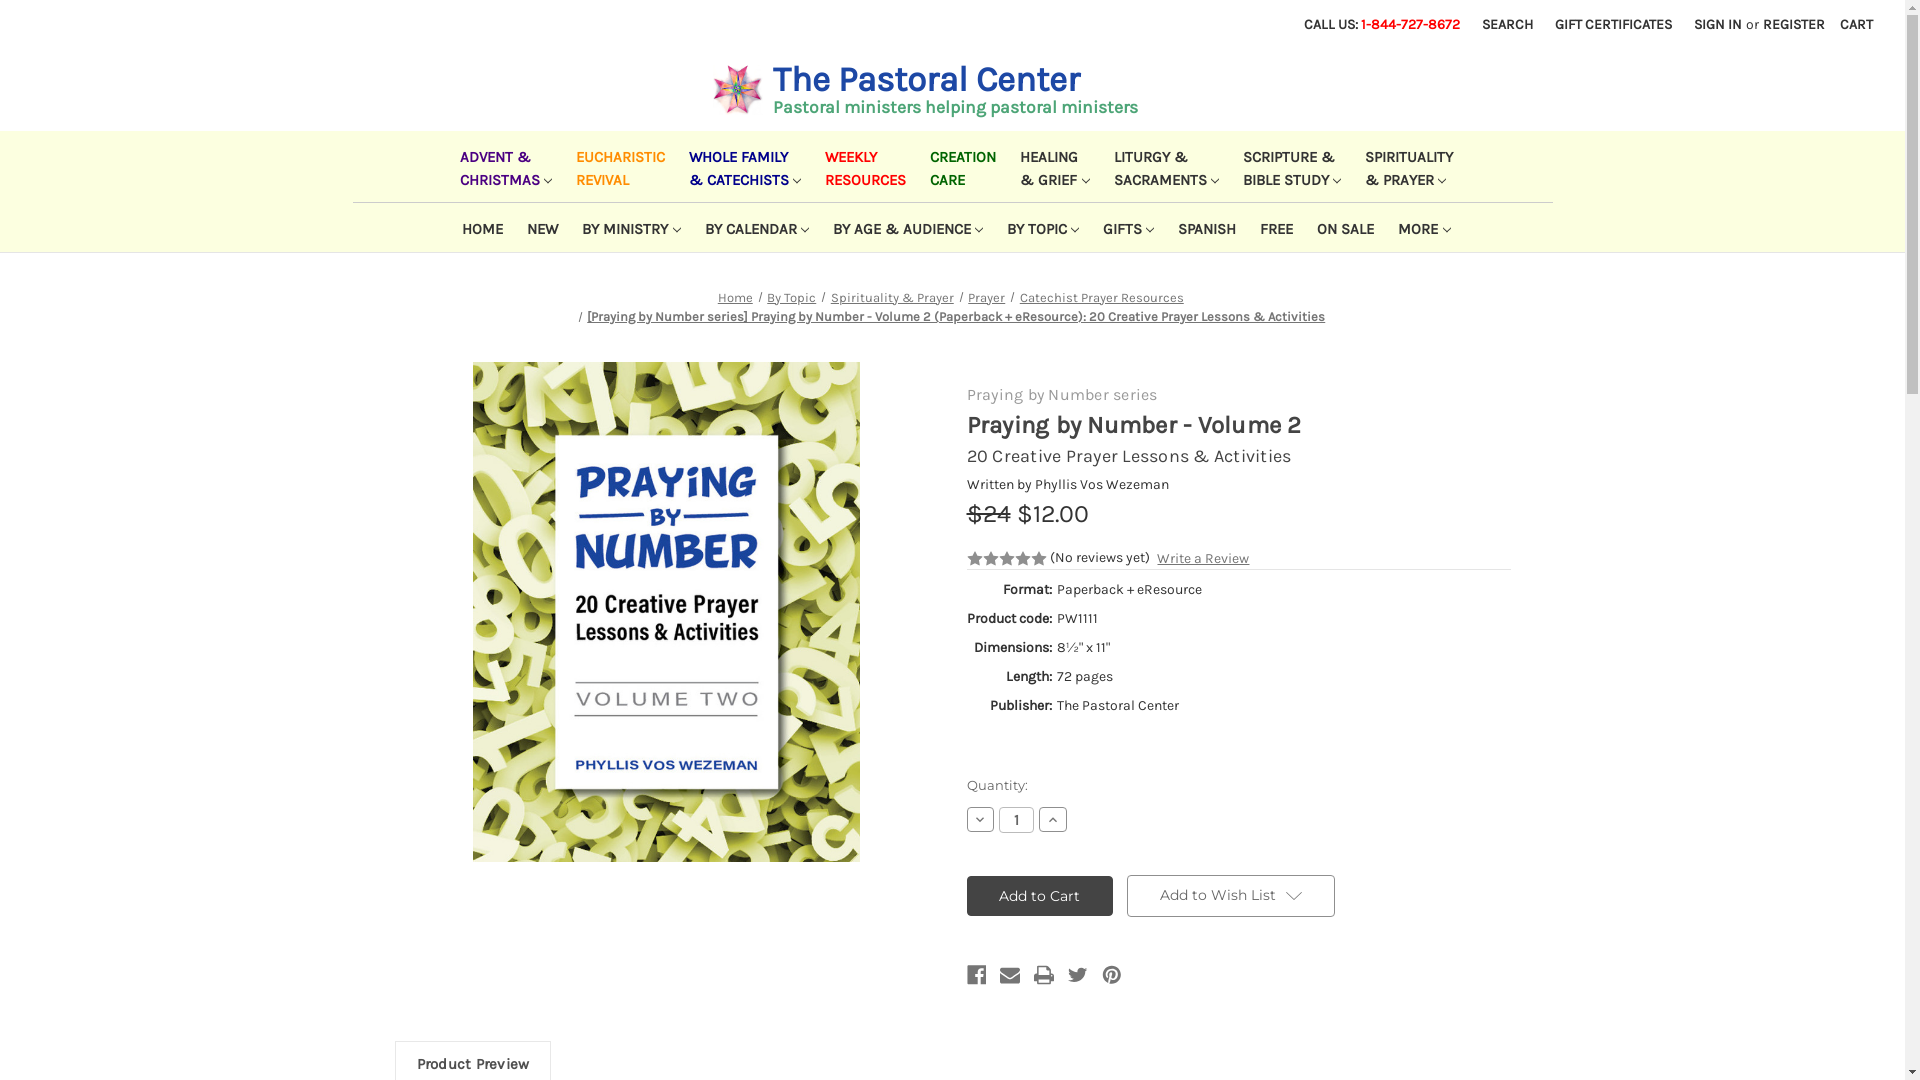  What do you see at coordinates (1039, 894) in the screenshot?
I see `'Add to Cart'` at bounding box center [1039, 894].